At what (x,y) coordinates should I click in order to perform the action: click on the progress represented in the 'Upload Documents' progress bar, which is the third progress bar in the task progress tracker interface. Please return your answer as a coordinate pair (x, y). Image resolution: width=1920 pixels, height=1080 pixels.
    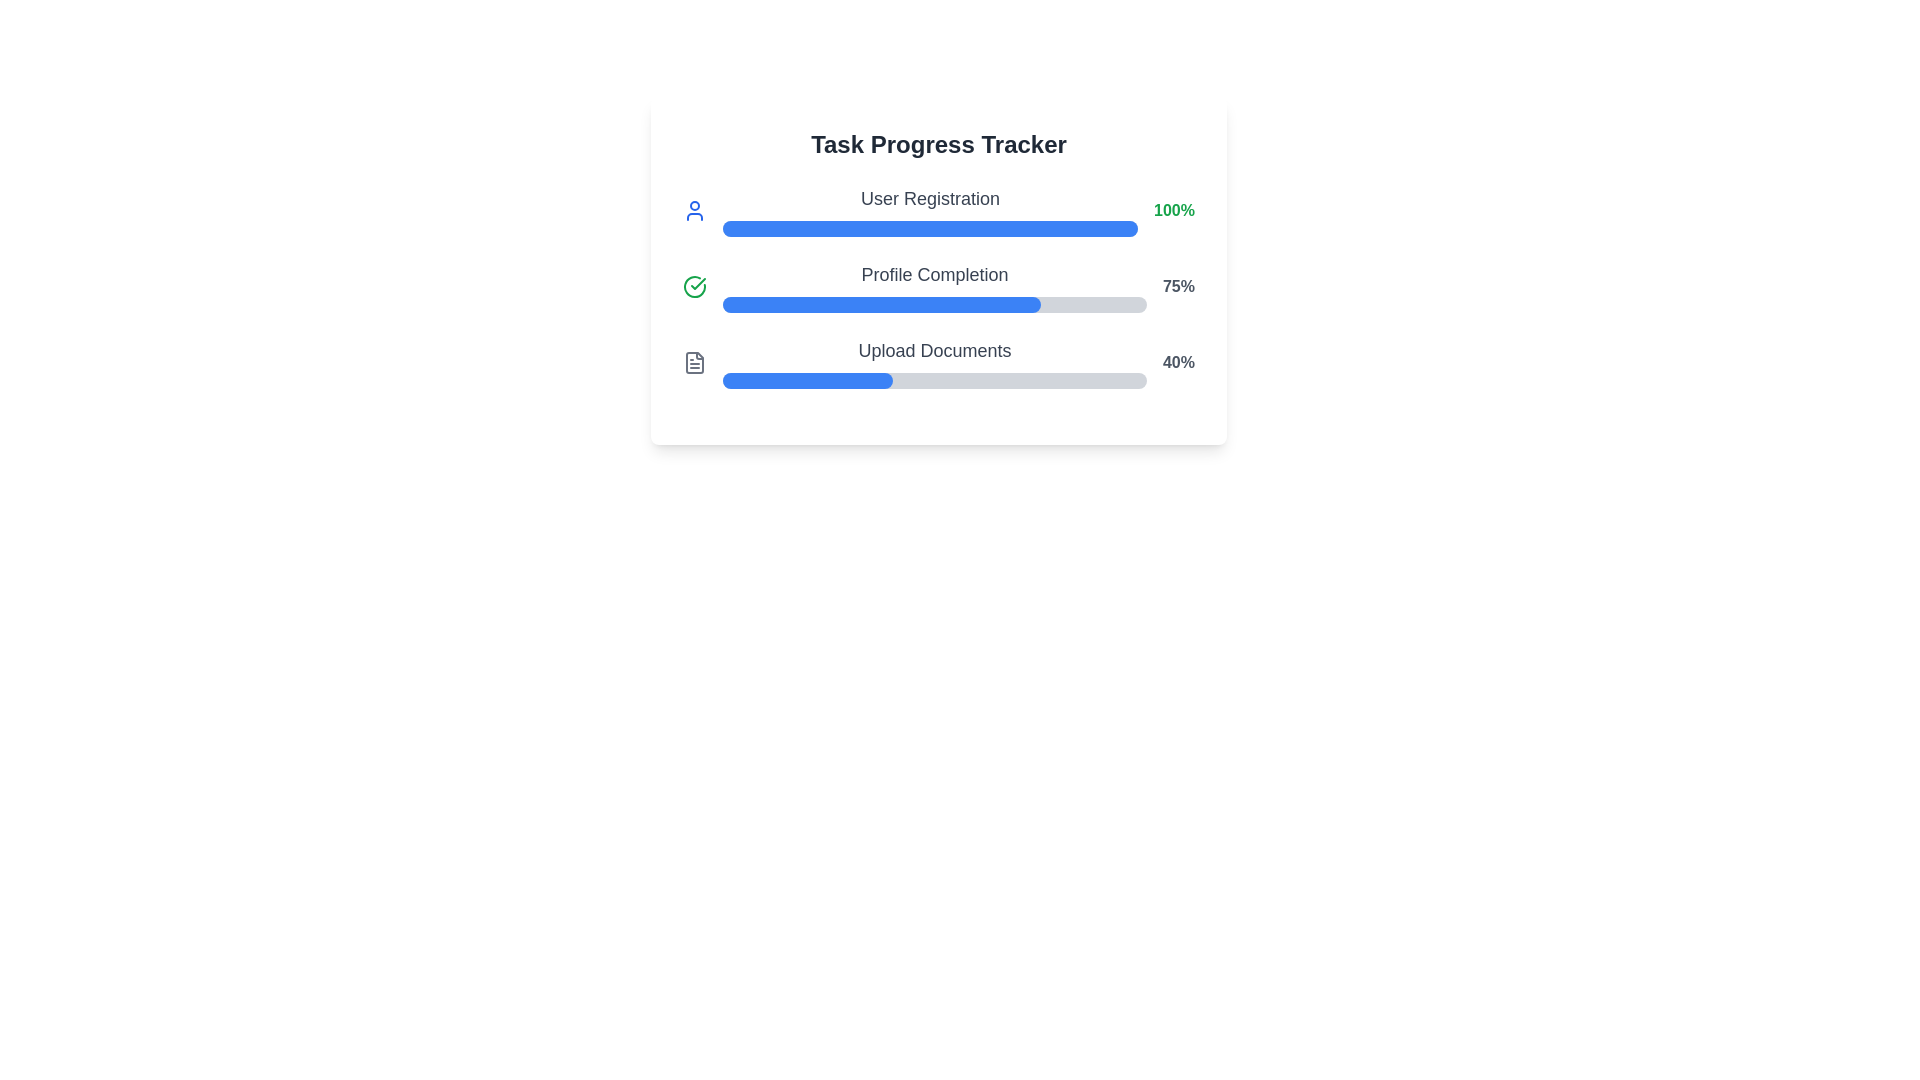
    Looking at the image, I should click on (934, 362).